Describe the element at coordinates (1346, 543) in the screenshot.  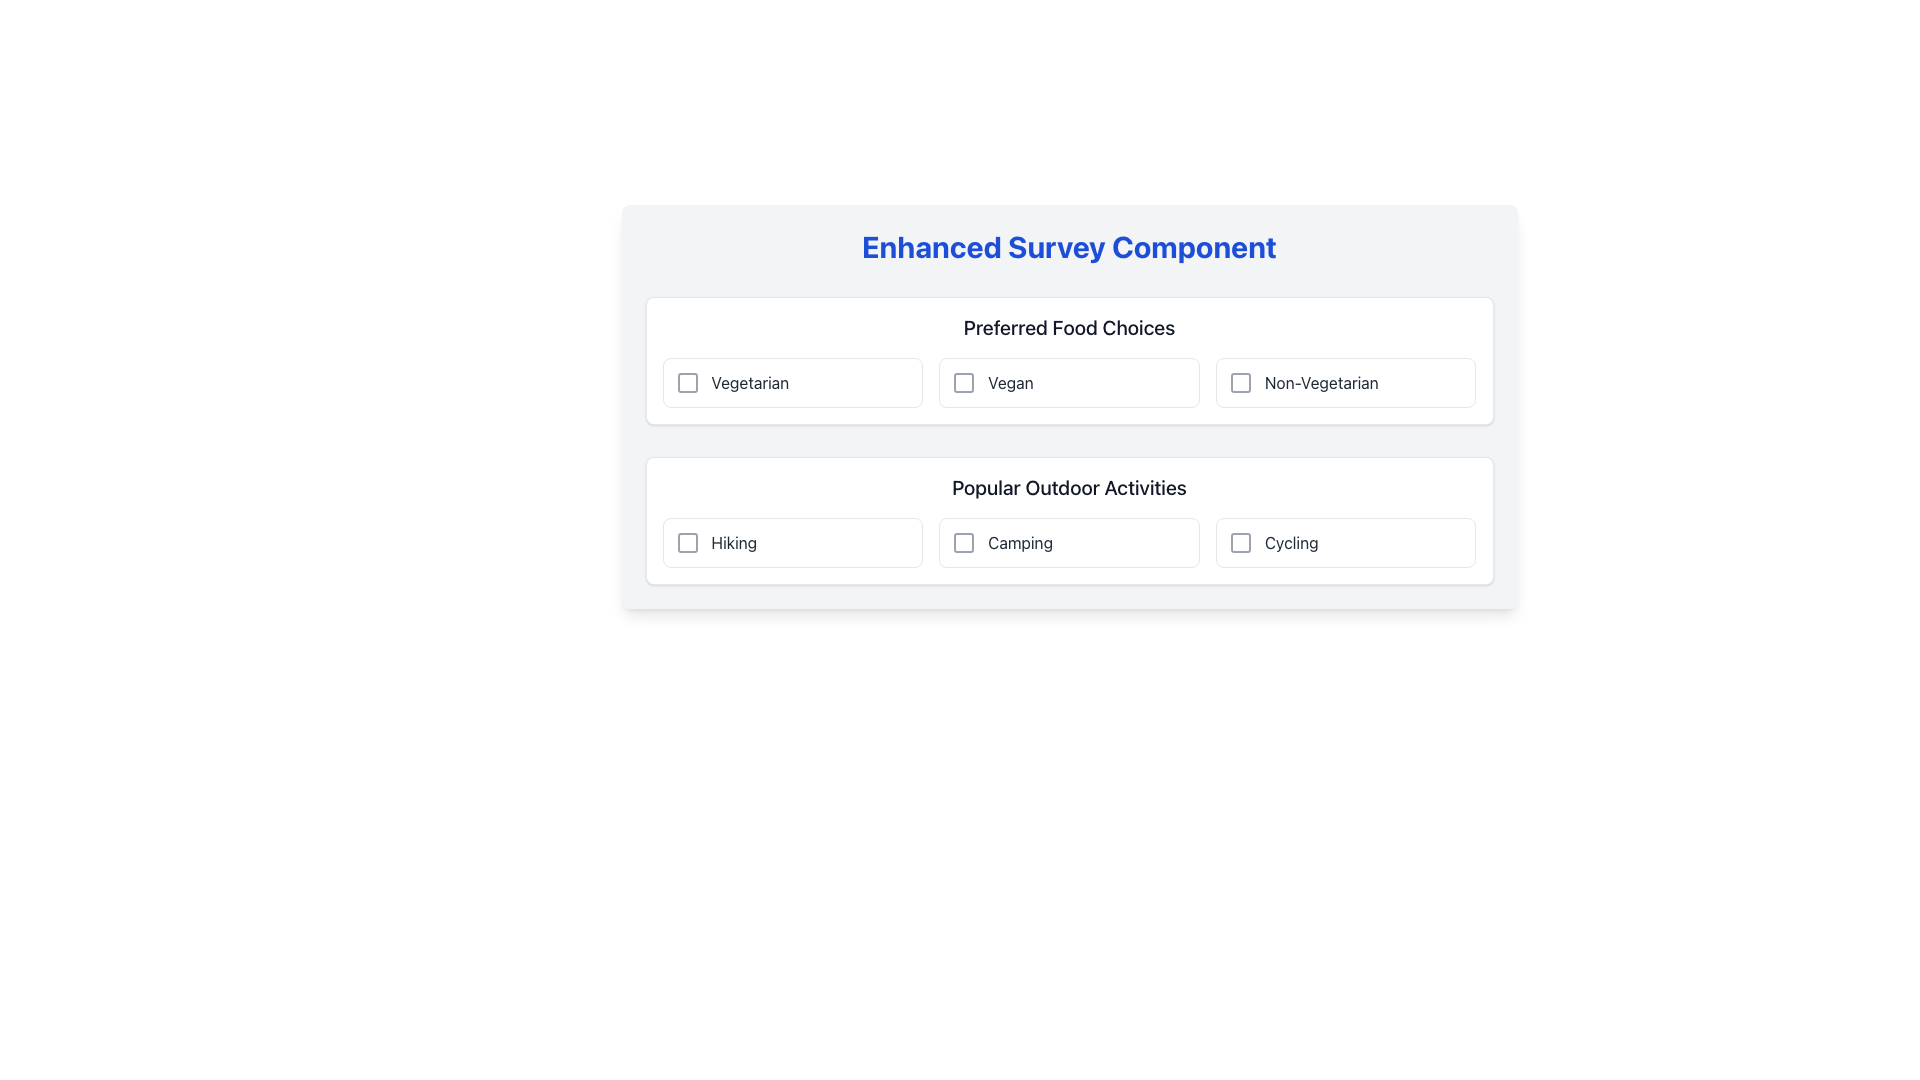
I see `the 'Cycling' checkbox in the 'Popular Outdoor Activities' section` at that location.